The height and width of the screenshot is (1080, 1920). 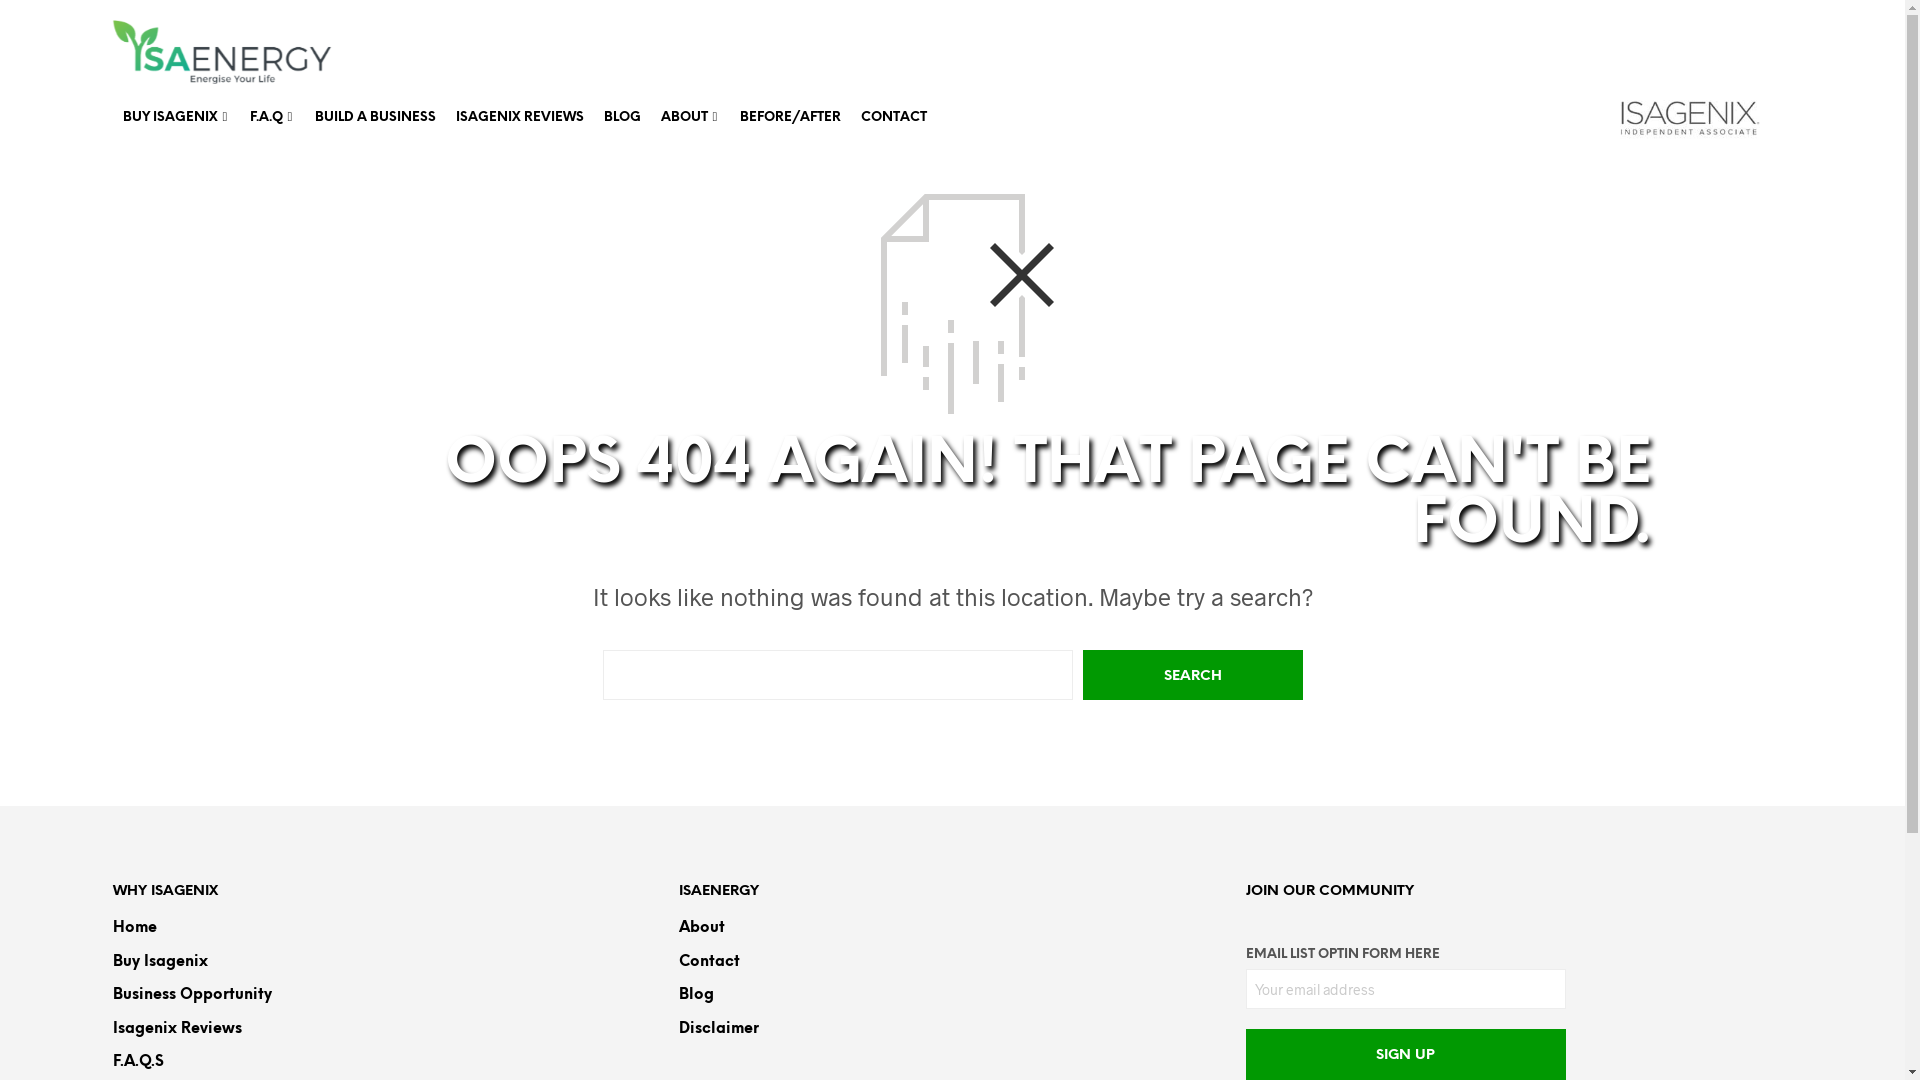 What do you see at coordinates (683, 117) in the screenshot?
I see `'ABOUT'` at bounding box center [683, 117].